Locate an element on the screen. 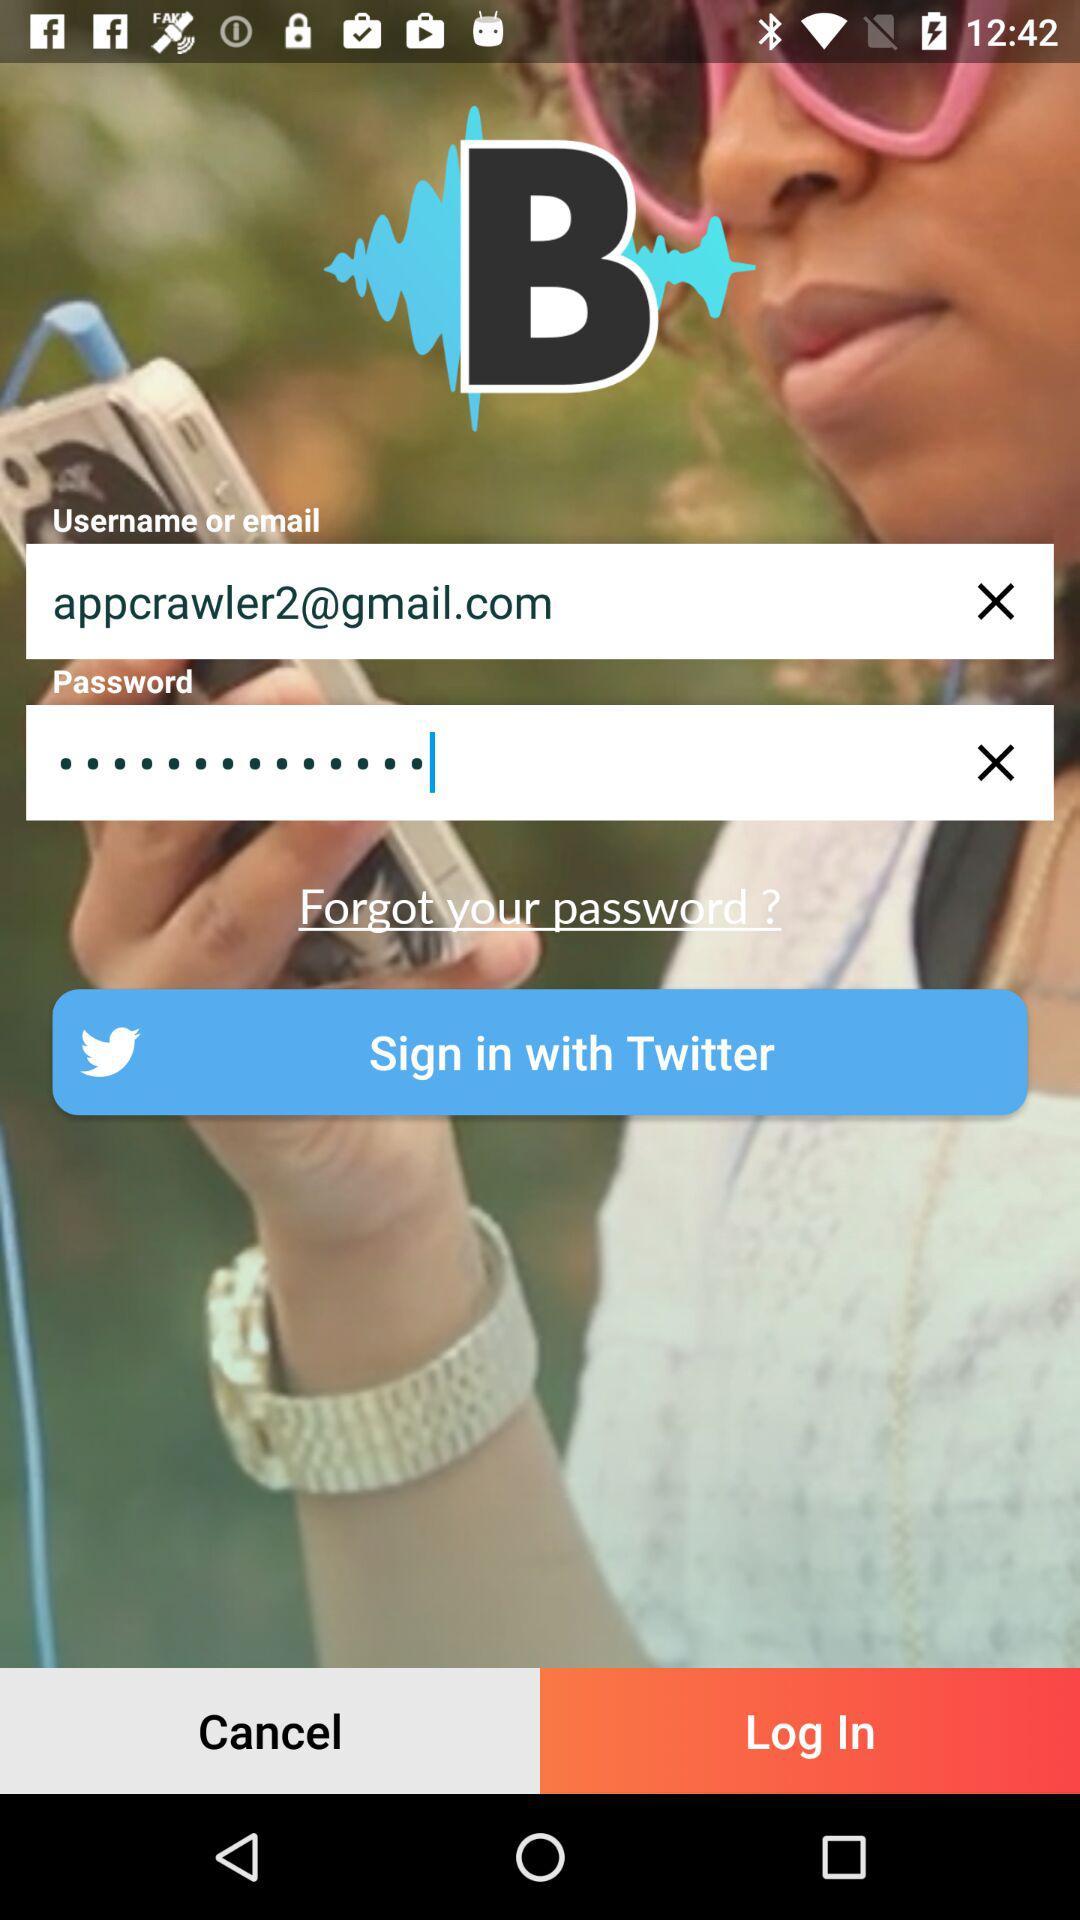 This screenshot has height=1920, width=1080. log in item is located at coordinates (810, 1730).